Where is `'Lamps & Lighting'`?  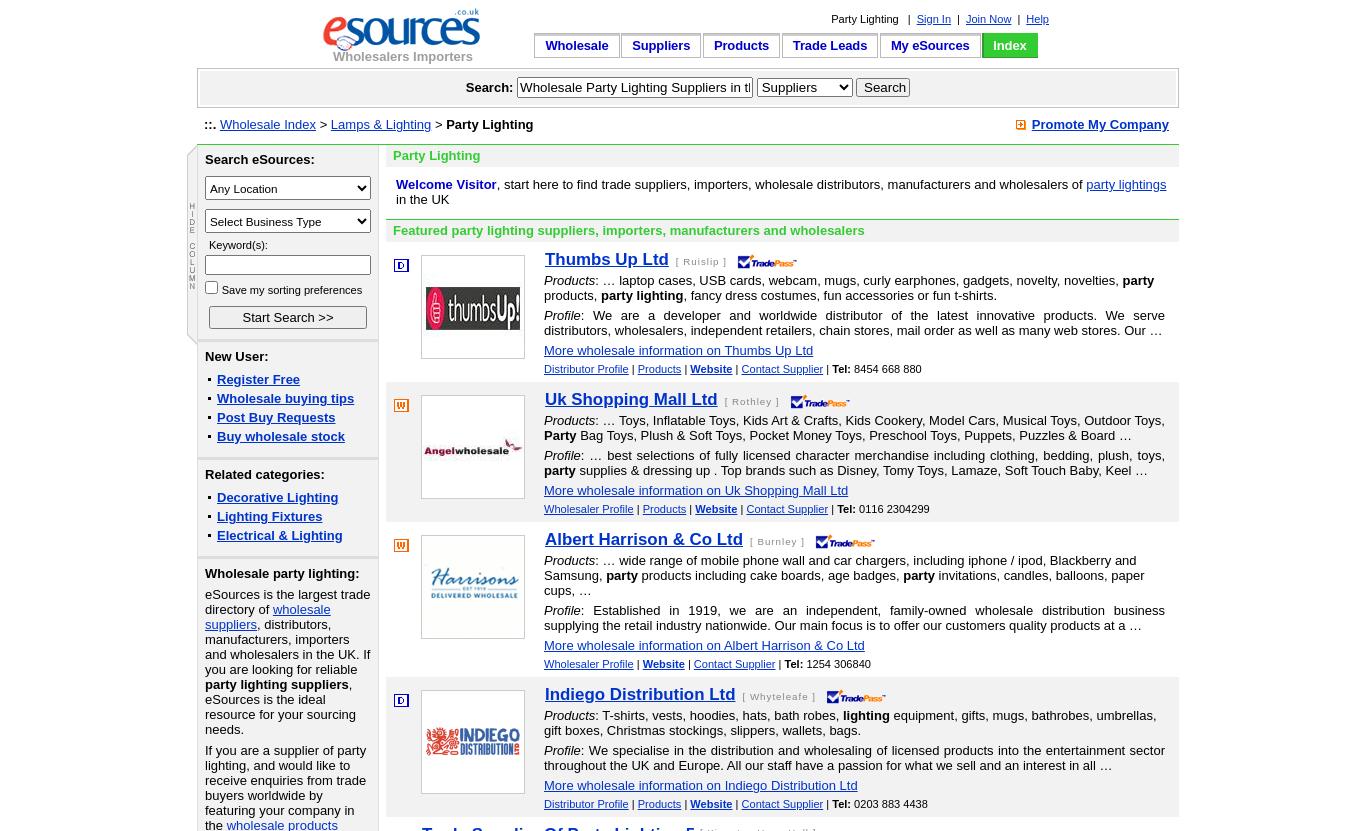
'Lamps & Lighting' is located at coordinates (379, 124).